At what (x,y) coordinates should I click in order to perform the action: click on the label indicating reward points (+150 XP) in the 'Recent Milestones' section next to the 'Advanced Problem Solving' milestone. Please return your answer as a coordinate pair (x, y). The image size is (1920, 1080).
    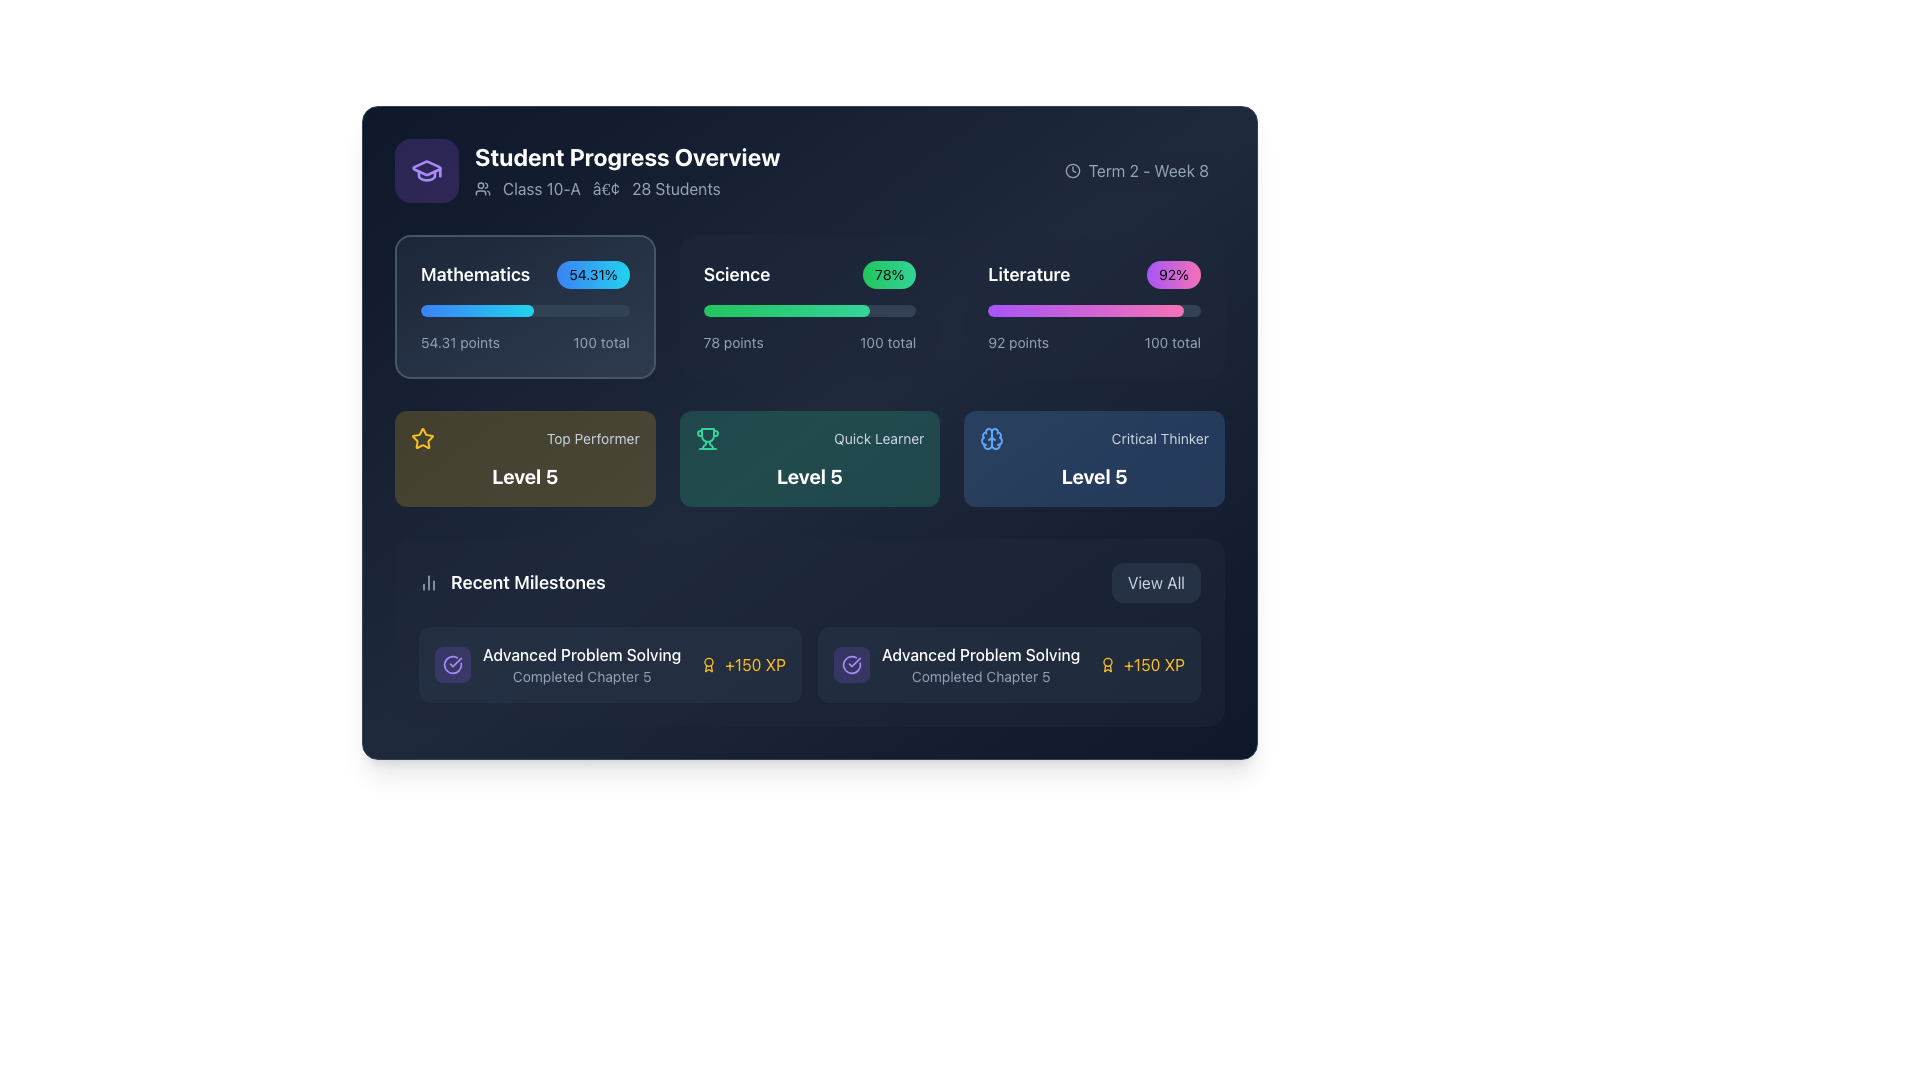
    Looking at the image, I should click on (754, 664).